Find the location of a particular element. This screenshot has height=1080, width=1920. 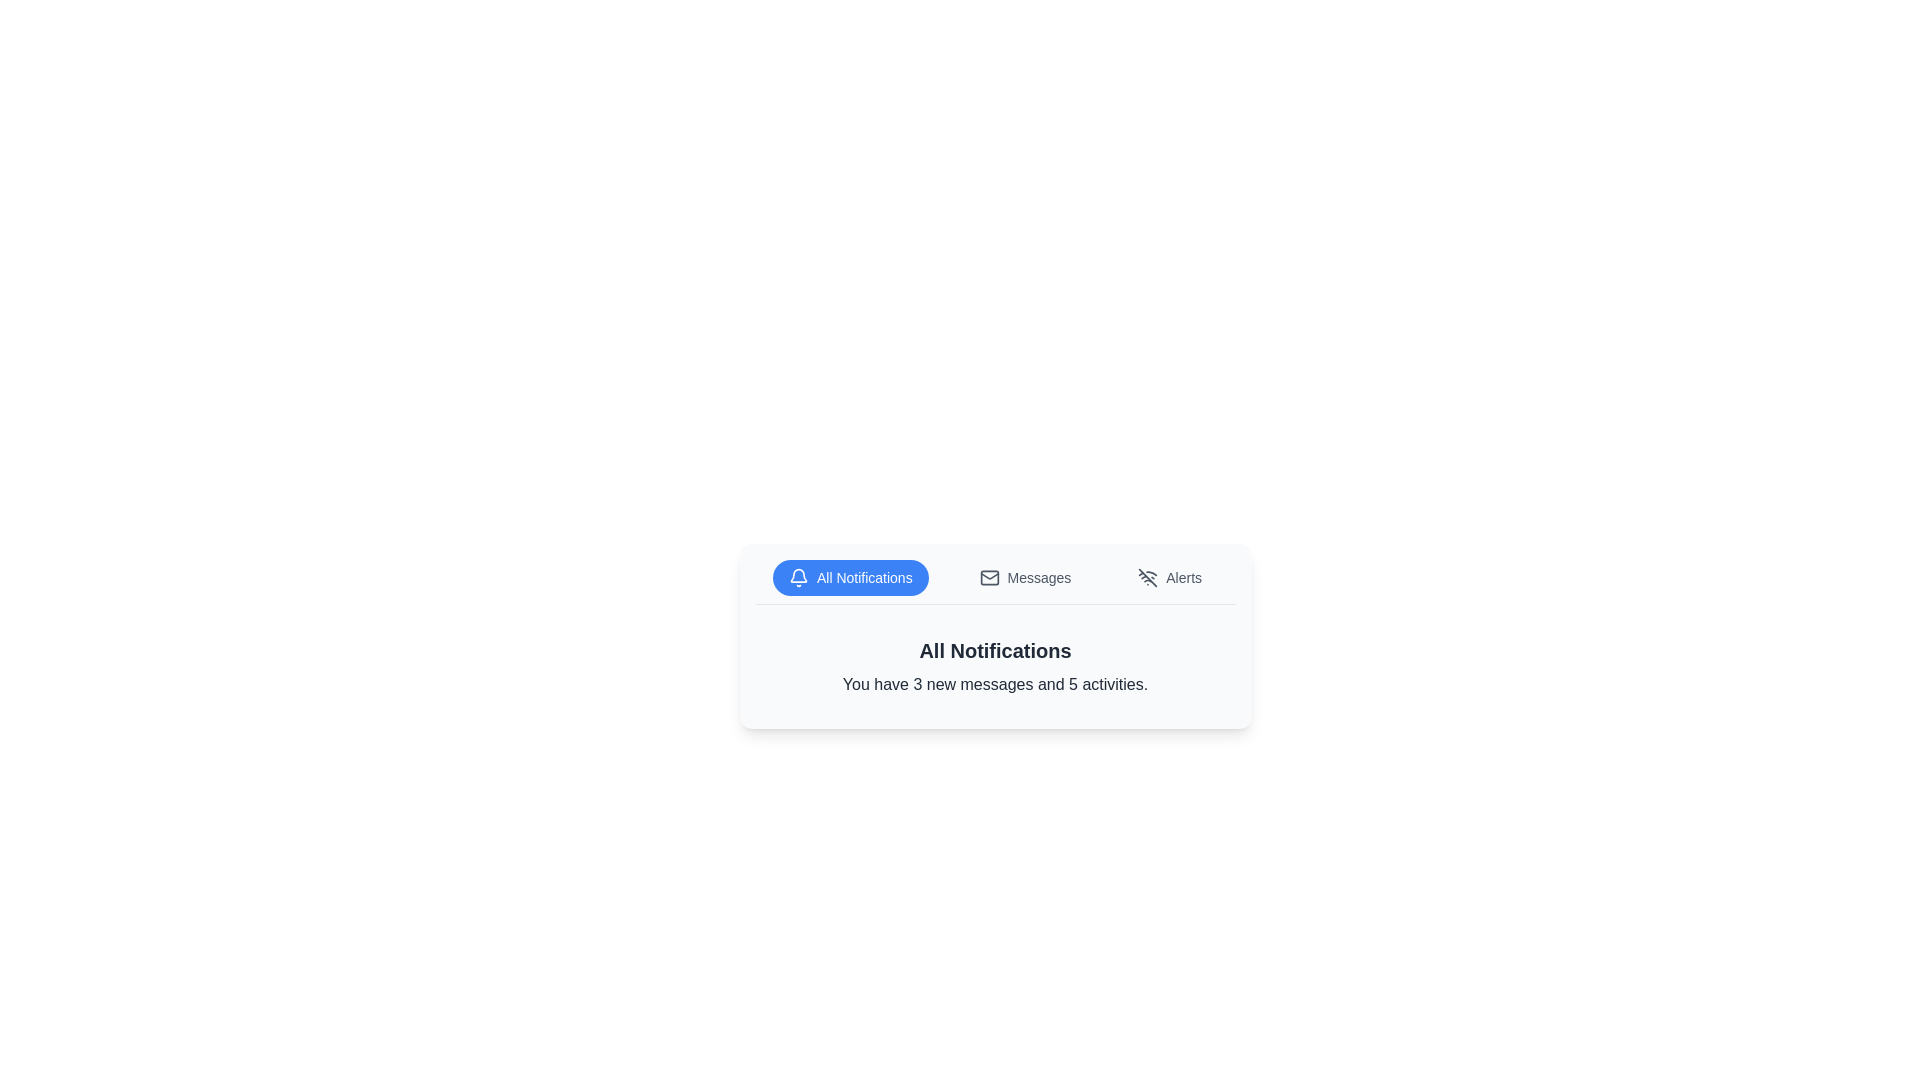

the Wi-Fi icon that indicates a disabled connection, located to the left of the 'Alerts' label in the button group at the top of the notification panel is located at coordinates (1148, 578).